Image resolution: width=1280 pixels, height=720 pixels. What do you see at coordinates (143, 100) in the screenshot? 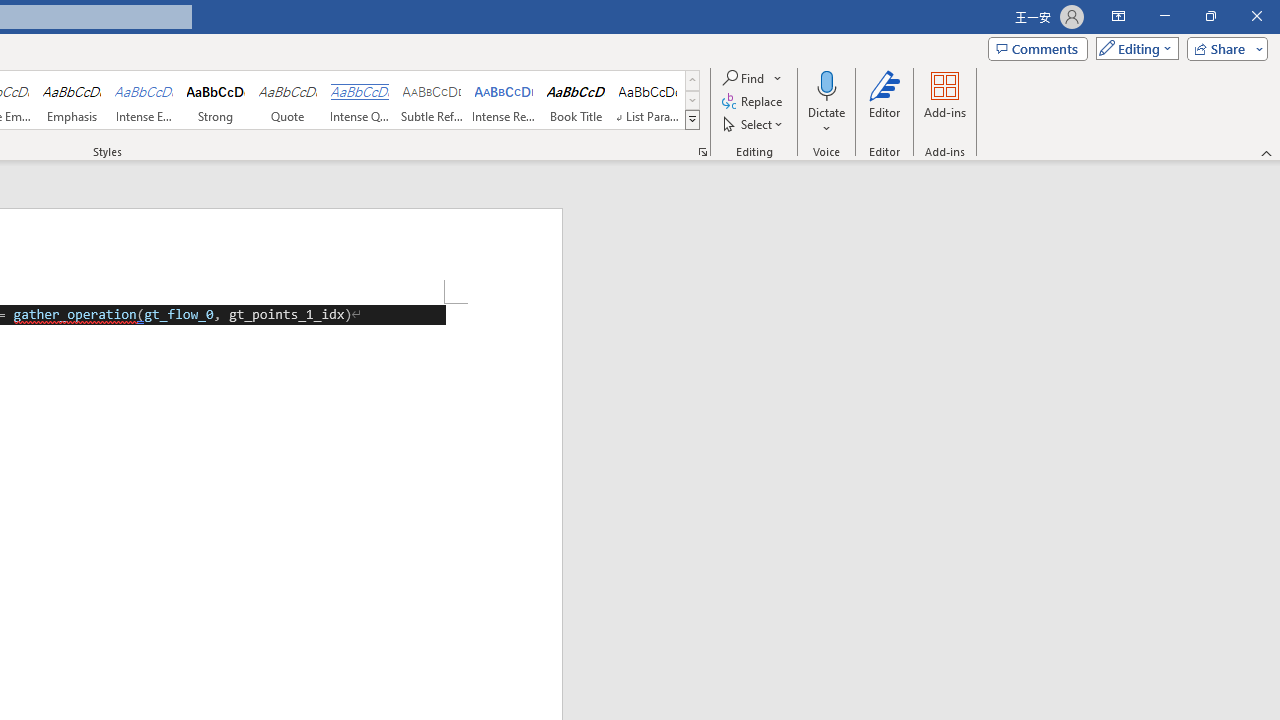
I see `'Intense Emphasis'` at bounding box center [143, 100].